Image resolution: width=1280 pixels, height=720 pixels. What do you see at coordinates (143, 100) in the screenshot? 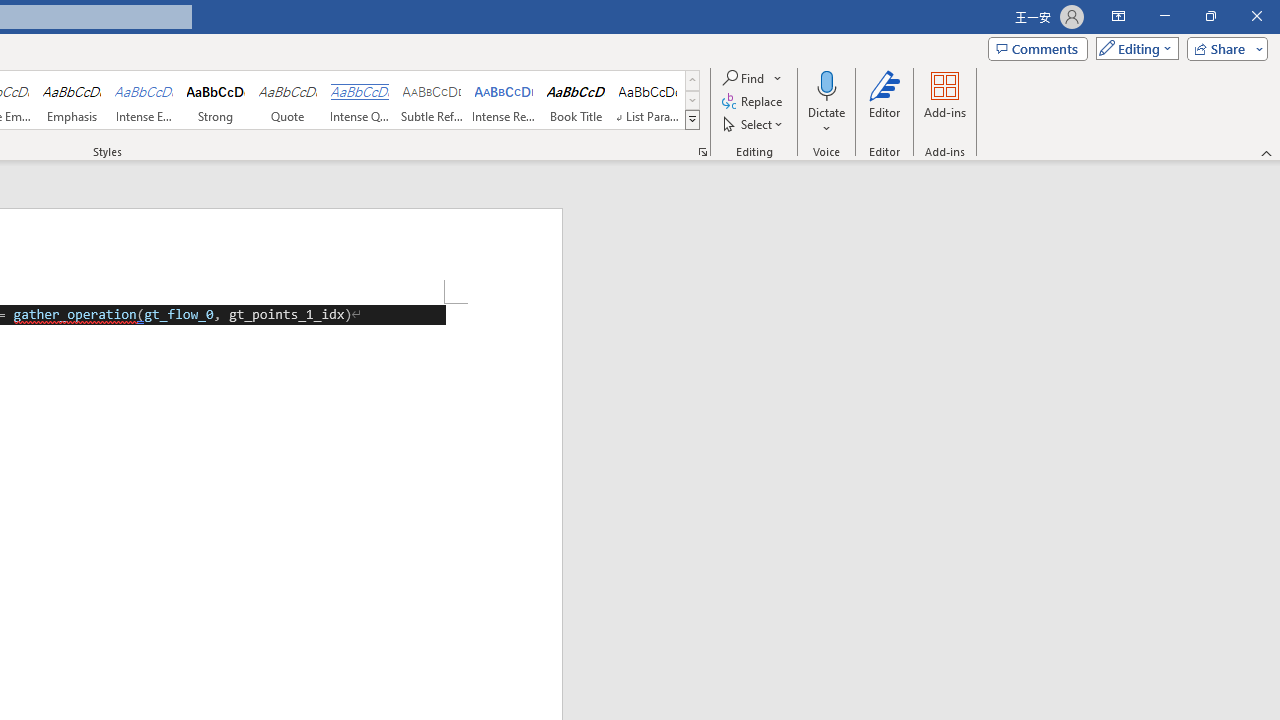
I see `'Intense Emphasis'` at bounding box center [143, 100].